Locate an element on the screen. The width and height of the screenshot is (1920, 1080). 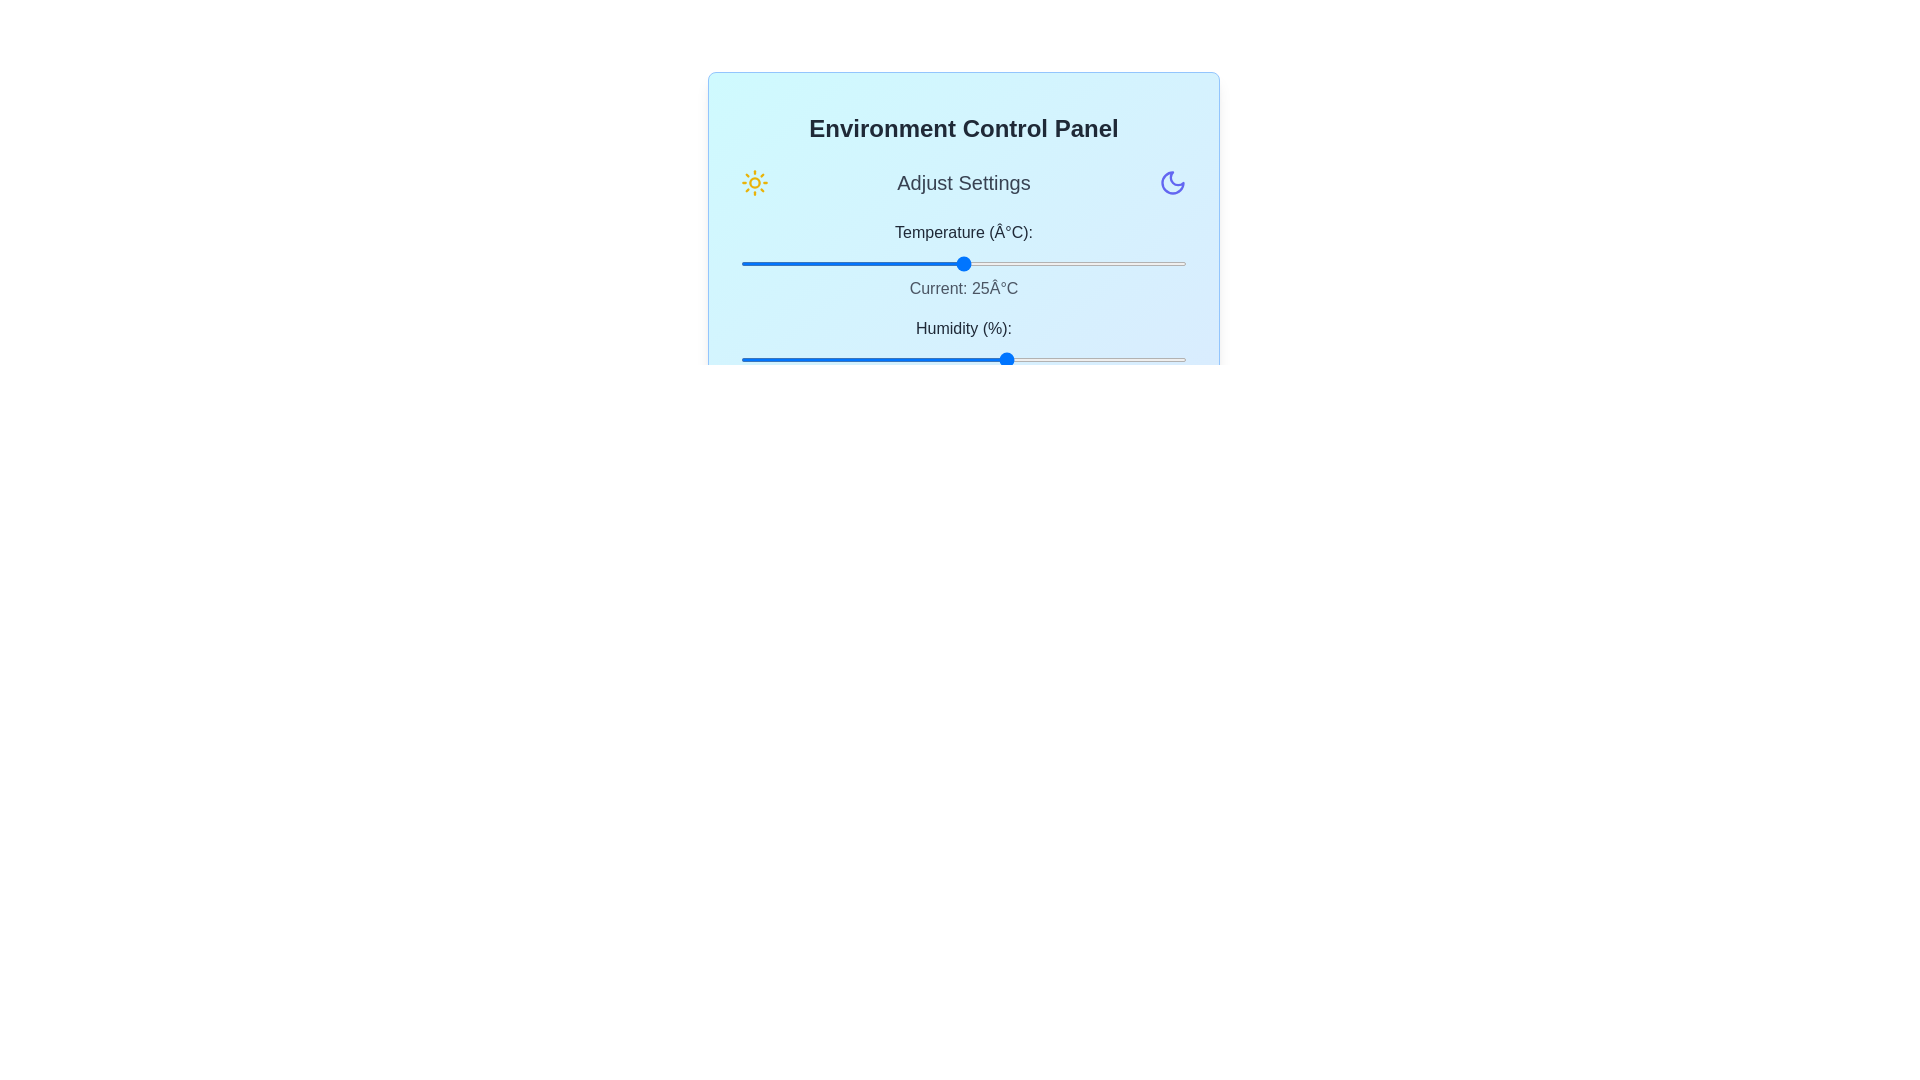
the humidity slider to 38% is located at coordinates (909, 358).